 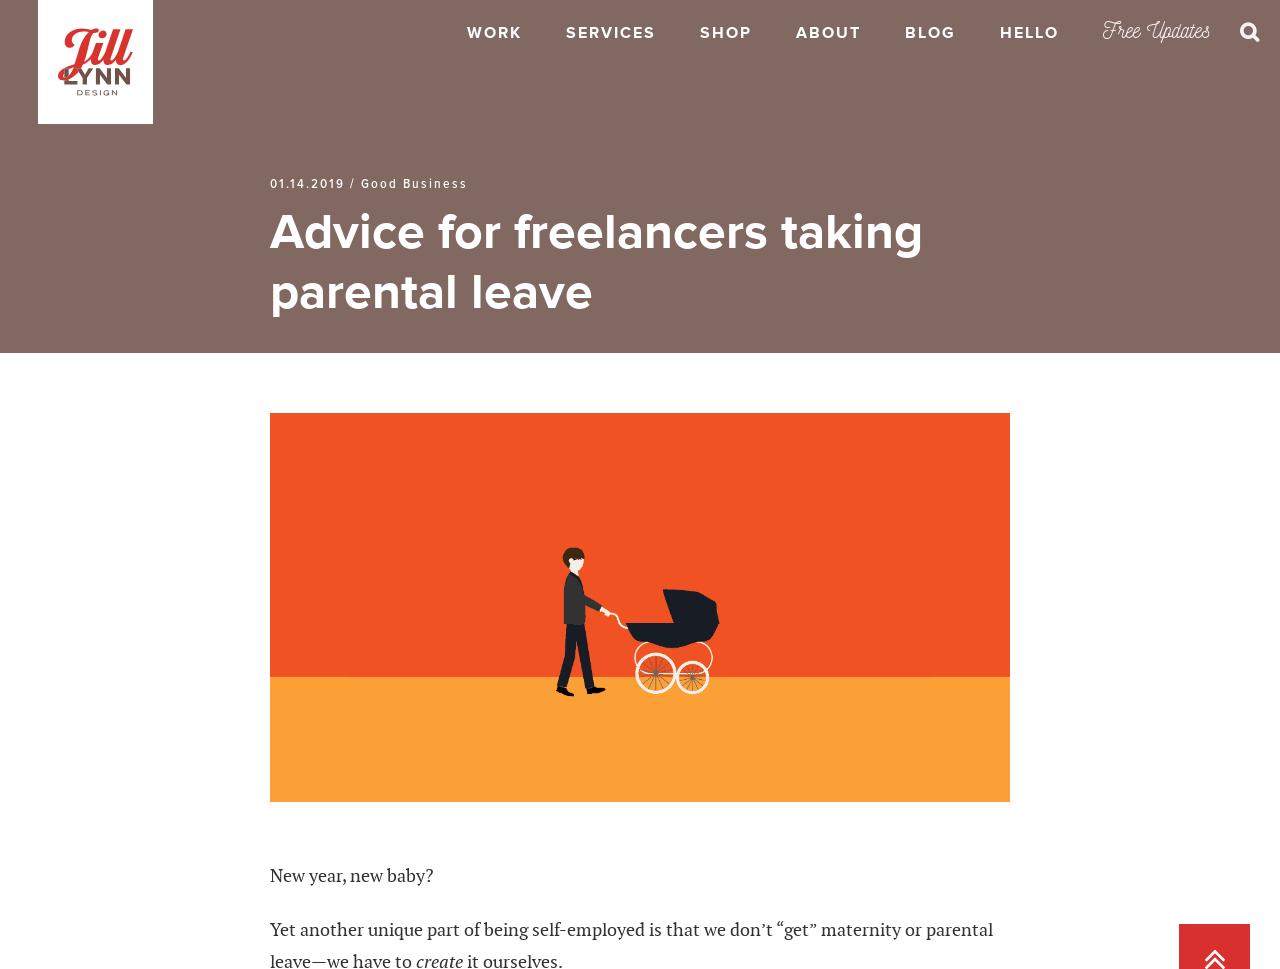 I want to click on 'Services', so click(x=565, y=33).